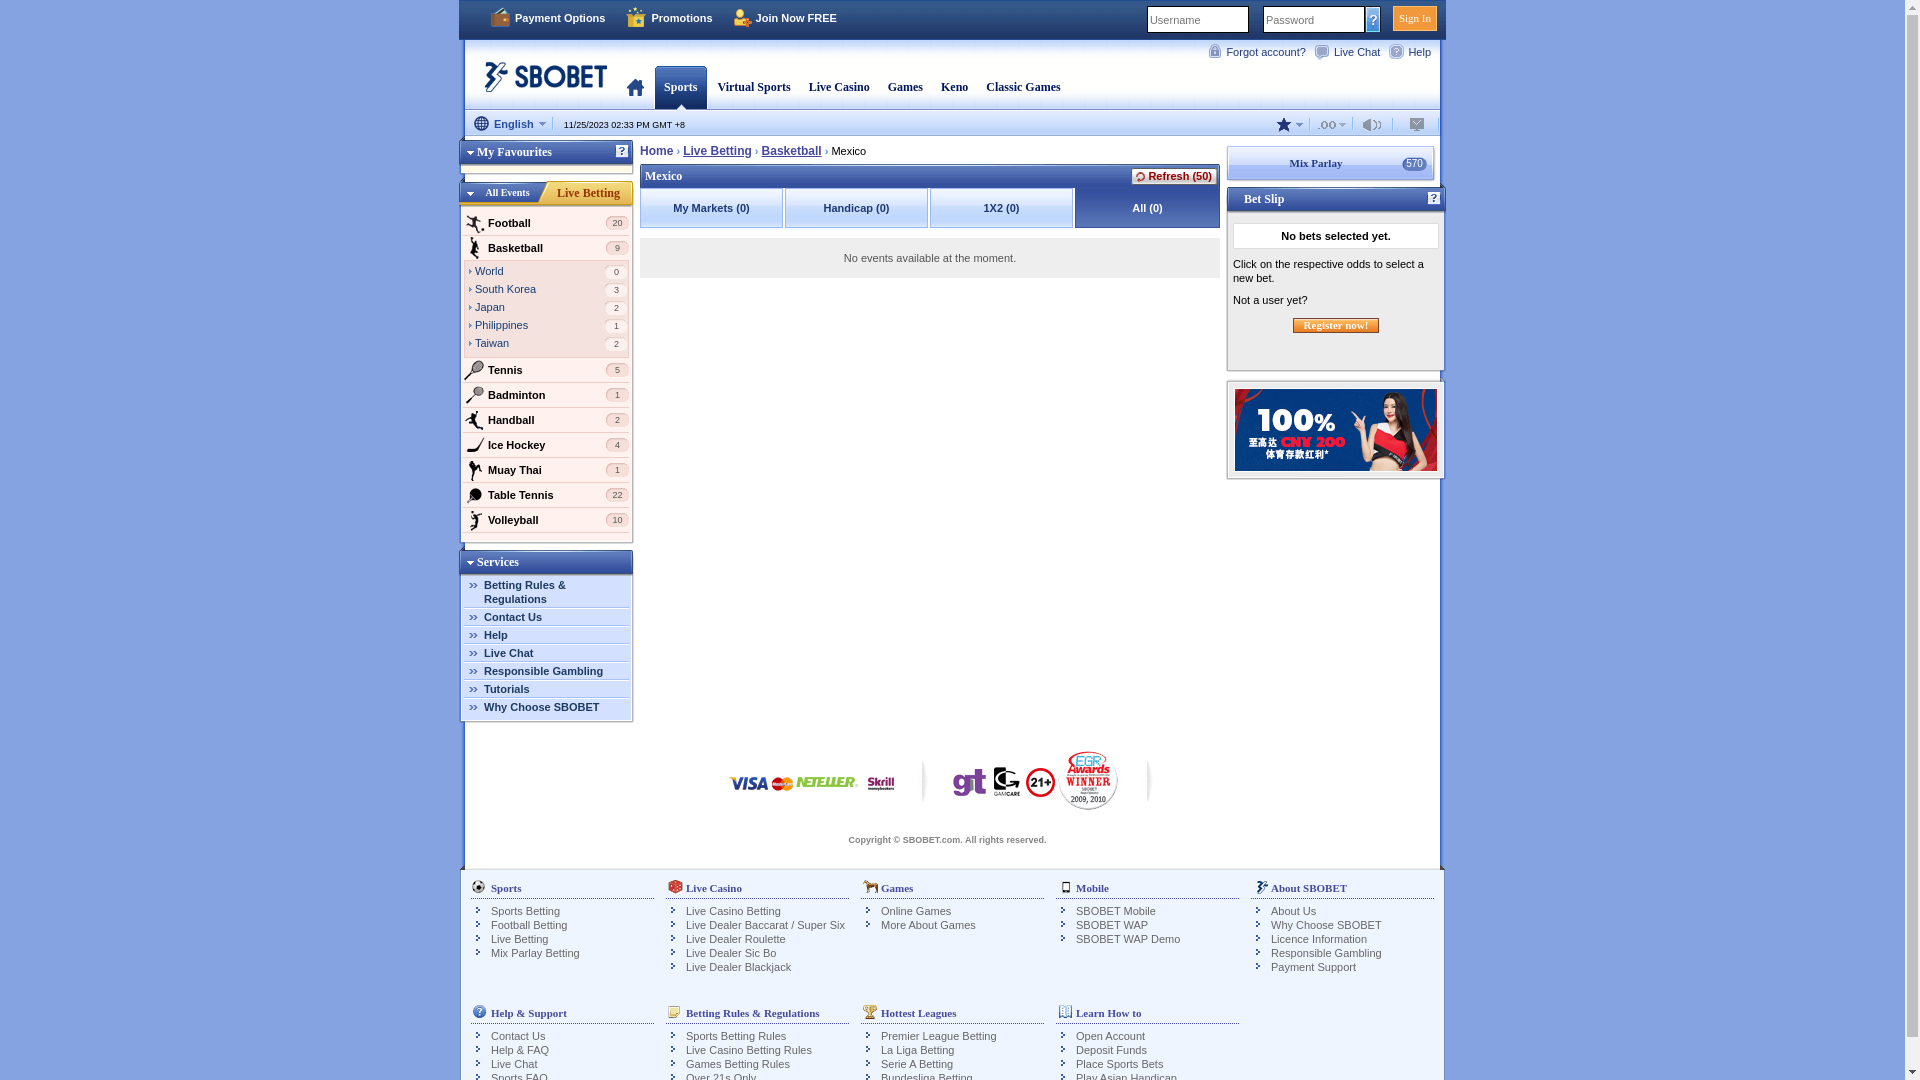 The width and height of the screenshot is (1920, 1080). I want to click on 'Serie A Betting', so click(915, 1063).